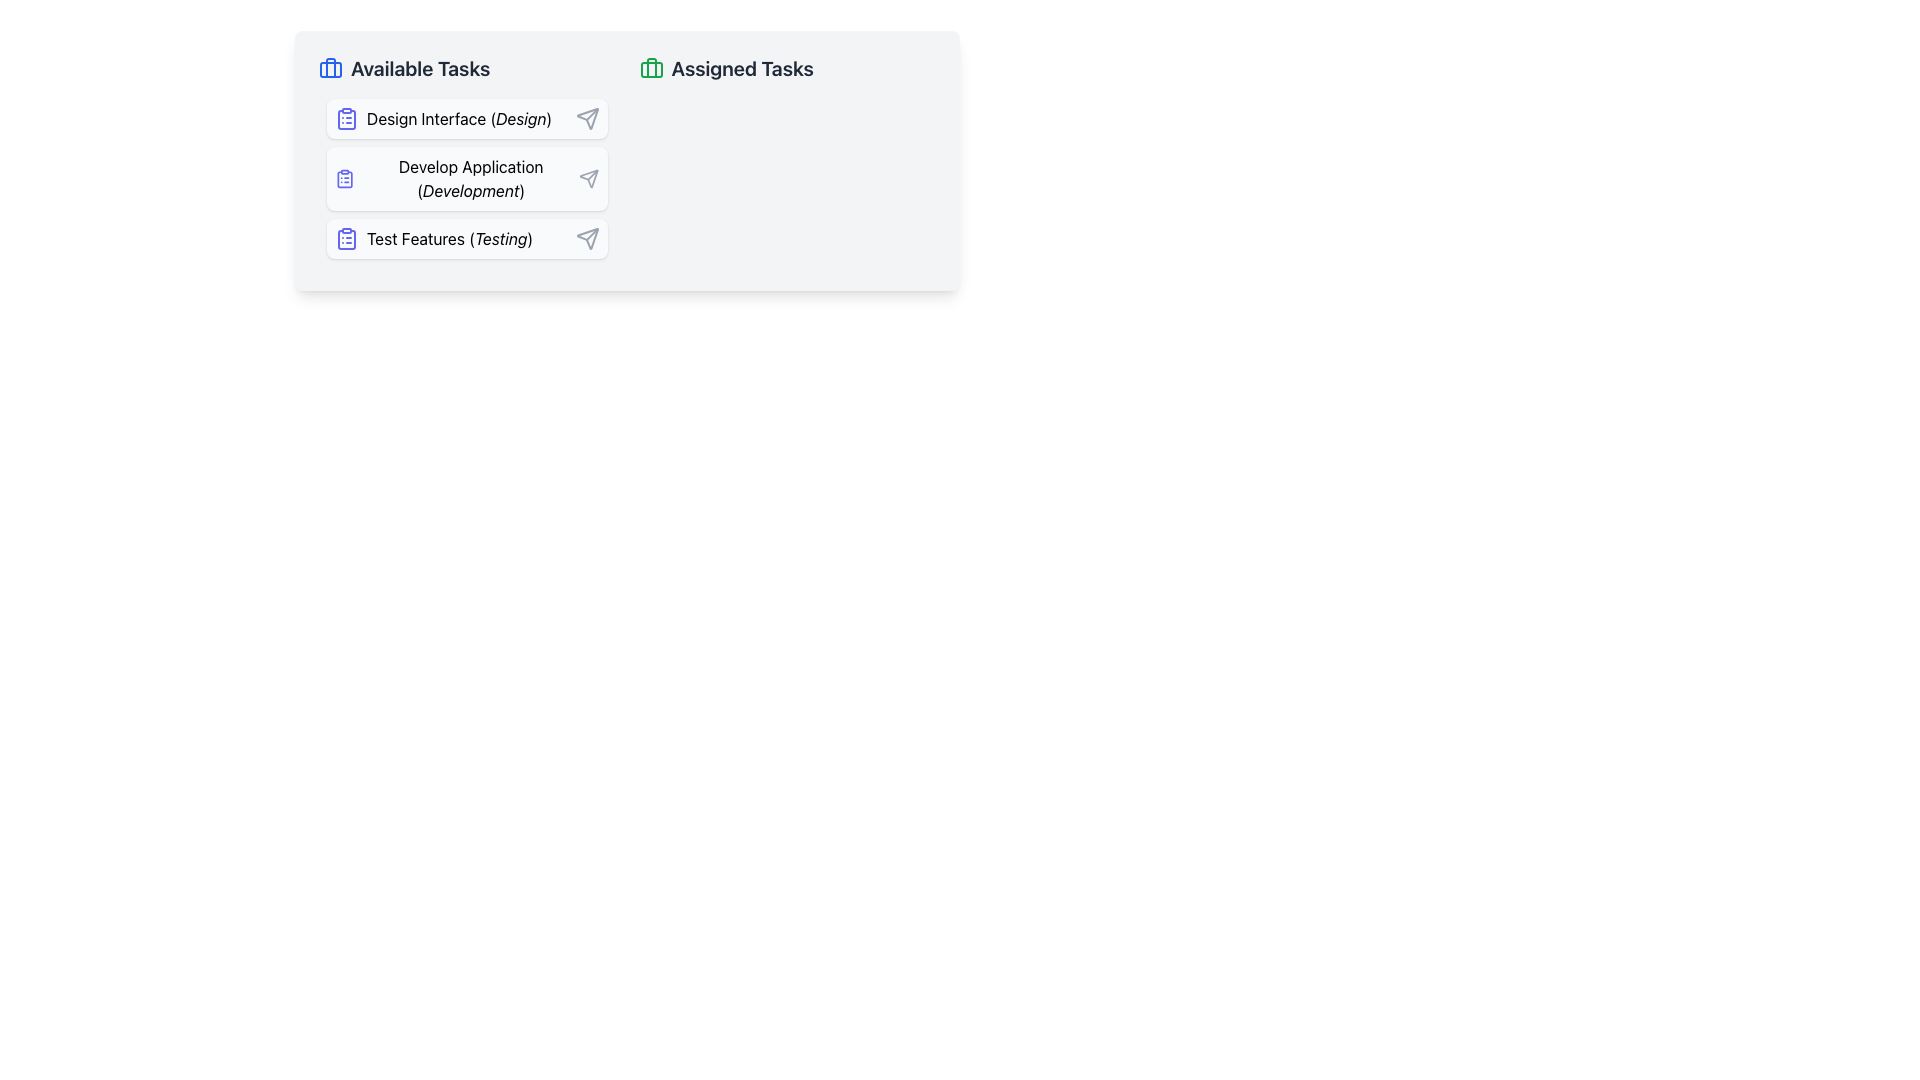 Image resolution: width=1920 pixels, height=1080 pixels. Describe the element at coordinates (331, 67) in the screenshot. I see `the vertical line element styled as part of a briefcase icon located adjacent to the 'Available Tasks' title in the top left region of the interface` at that location.